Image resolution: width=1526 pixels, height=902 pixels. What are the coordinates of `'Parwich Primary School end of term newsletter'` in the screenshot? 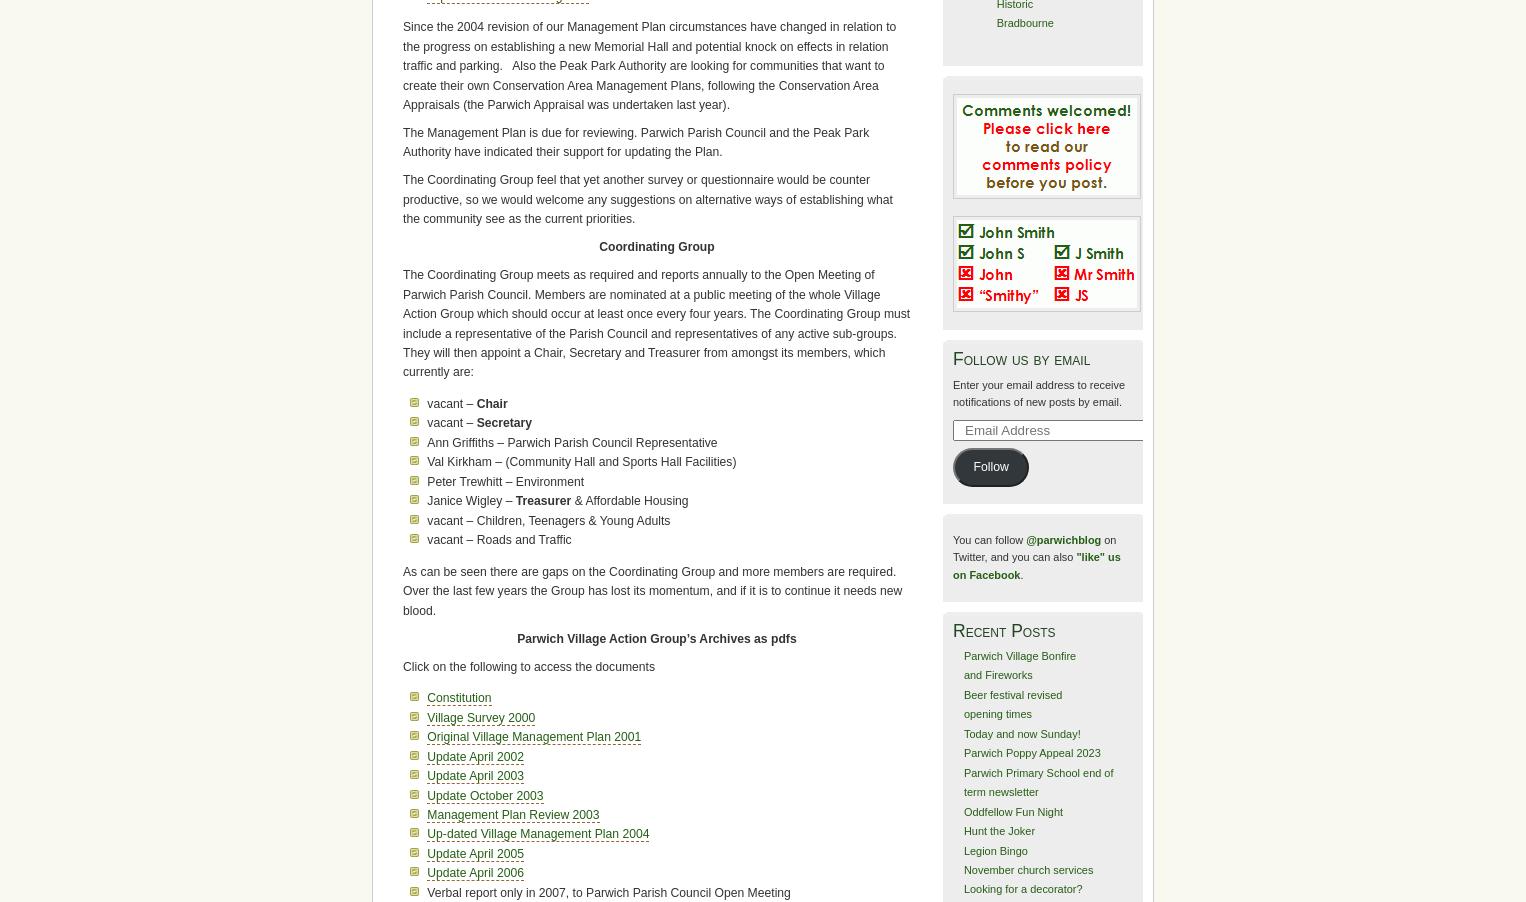 It's located at (1037, 781).